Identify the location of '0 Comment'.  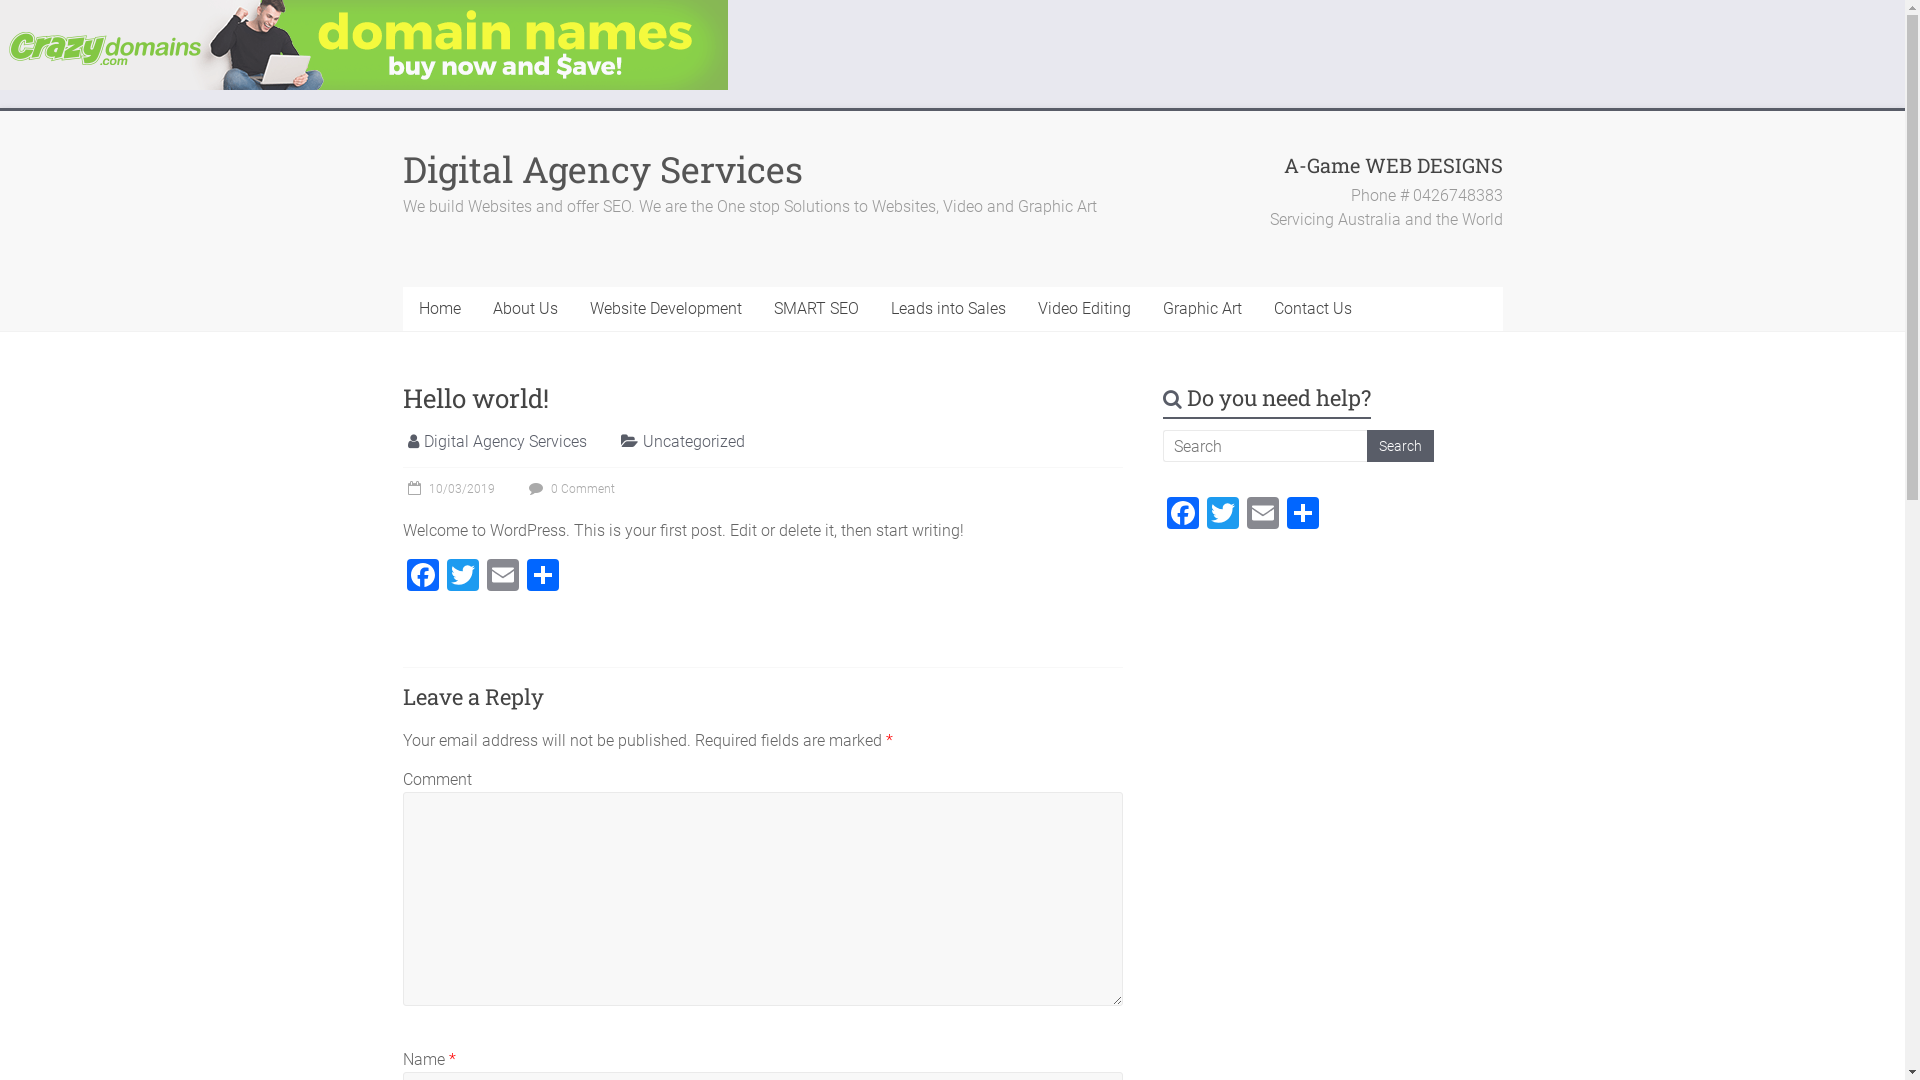
(568, 489).